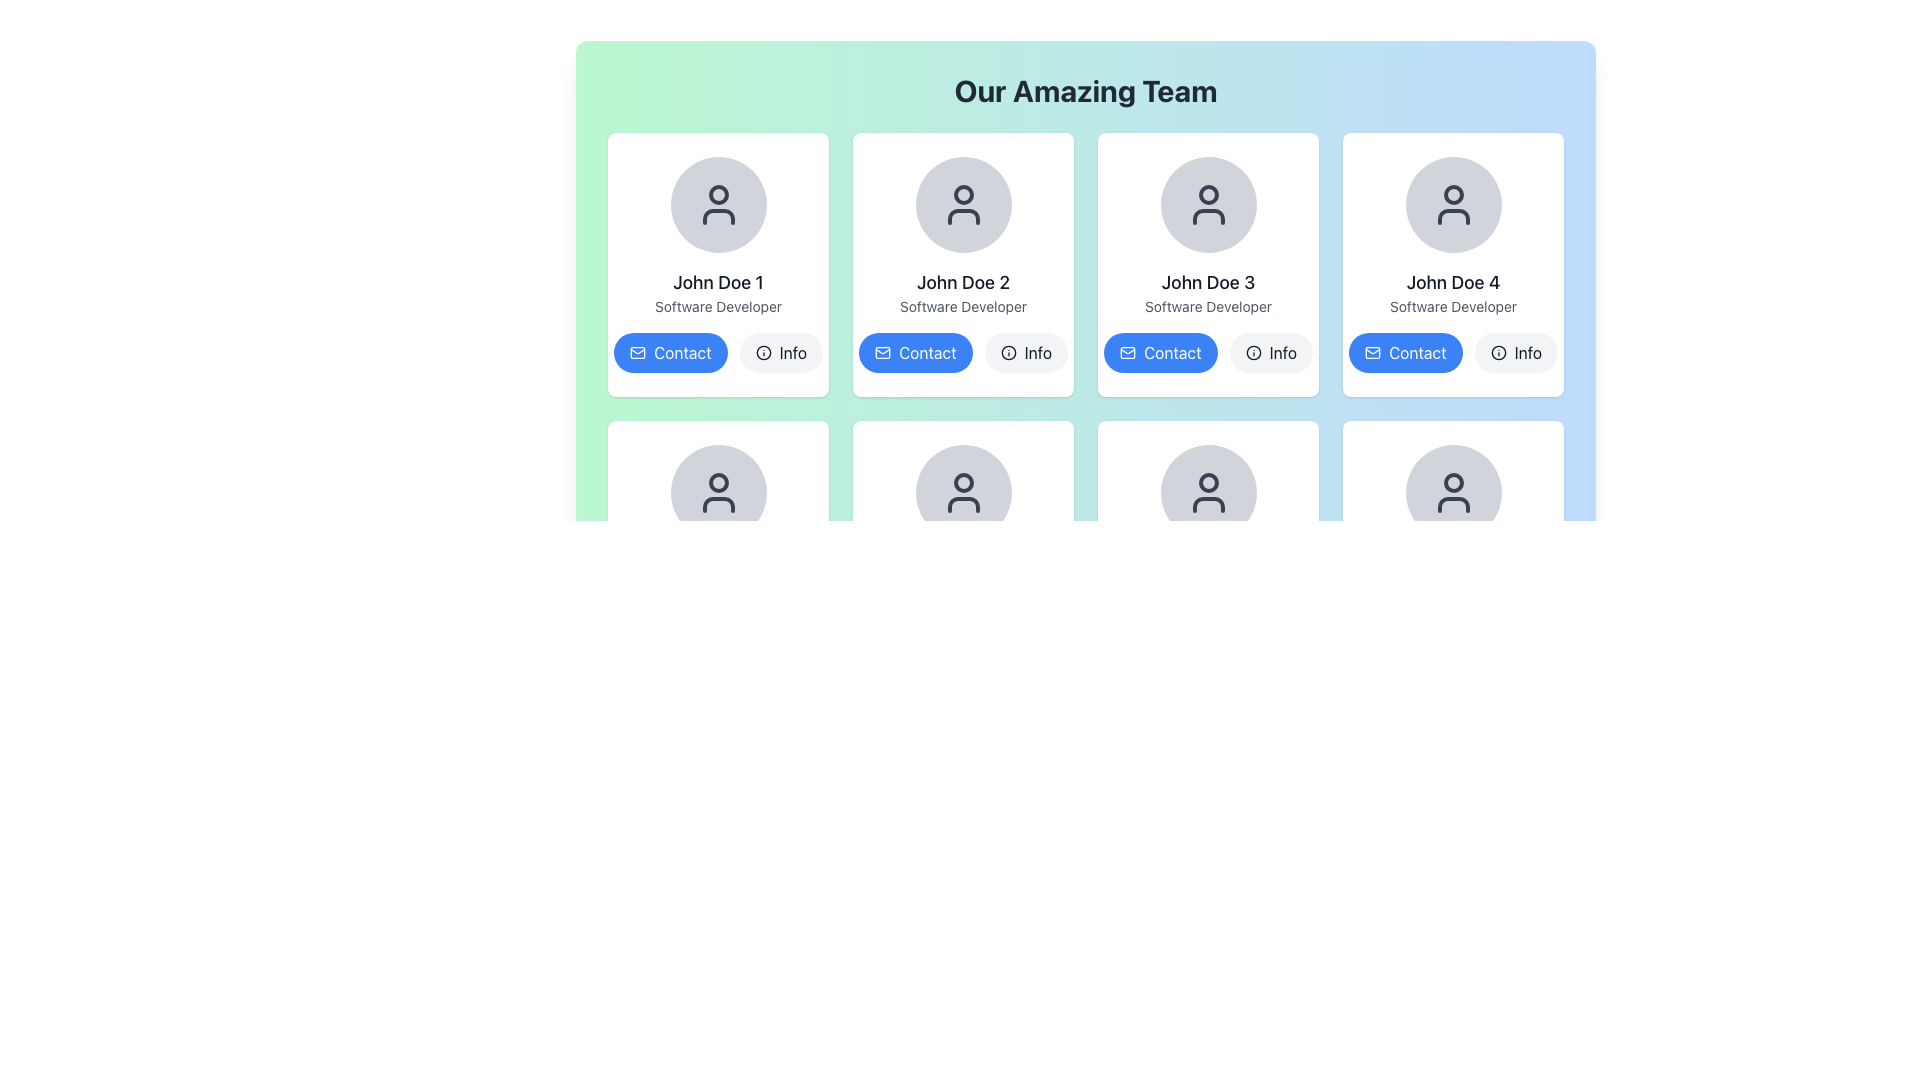  Describe the element at coordinates (1207, 307) in the screenshot. I see `the static text label that designates the role or occupation of the individual represented in the card for 'John Doe 3', located between the name and the buttons labeled 'Contact' and 'Info'` at that location.